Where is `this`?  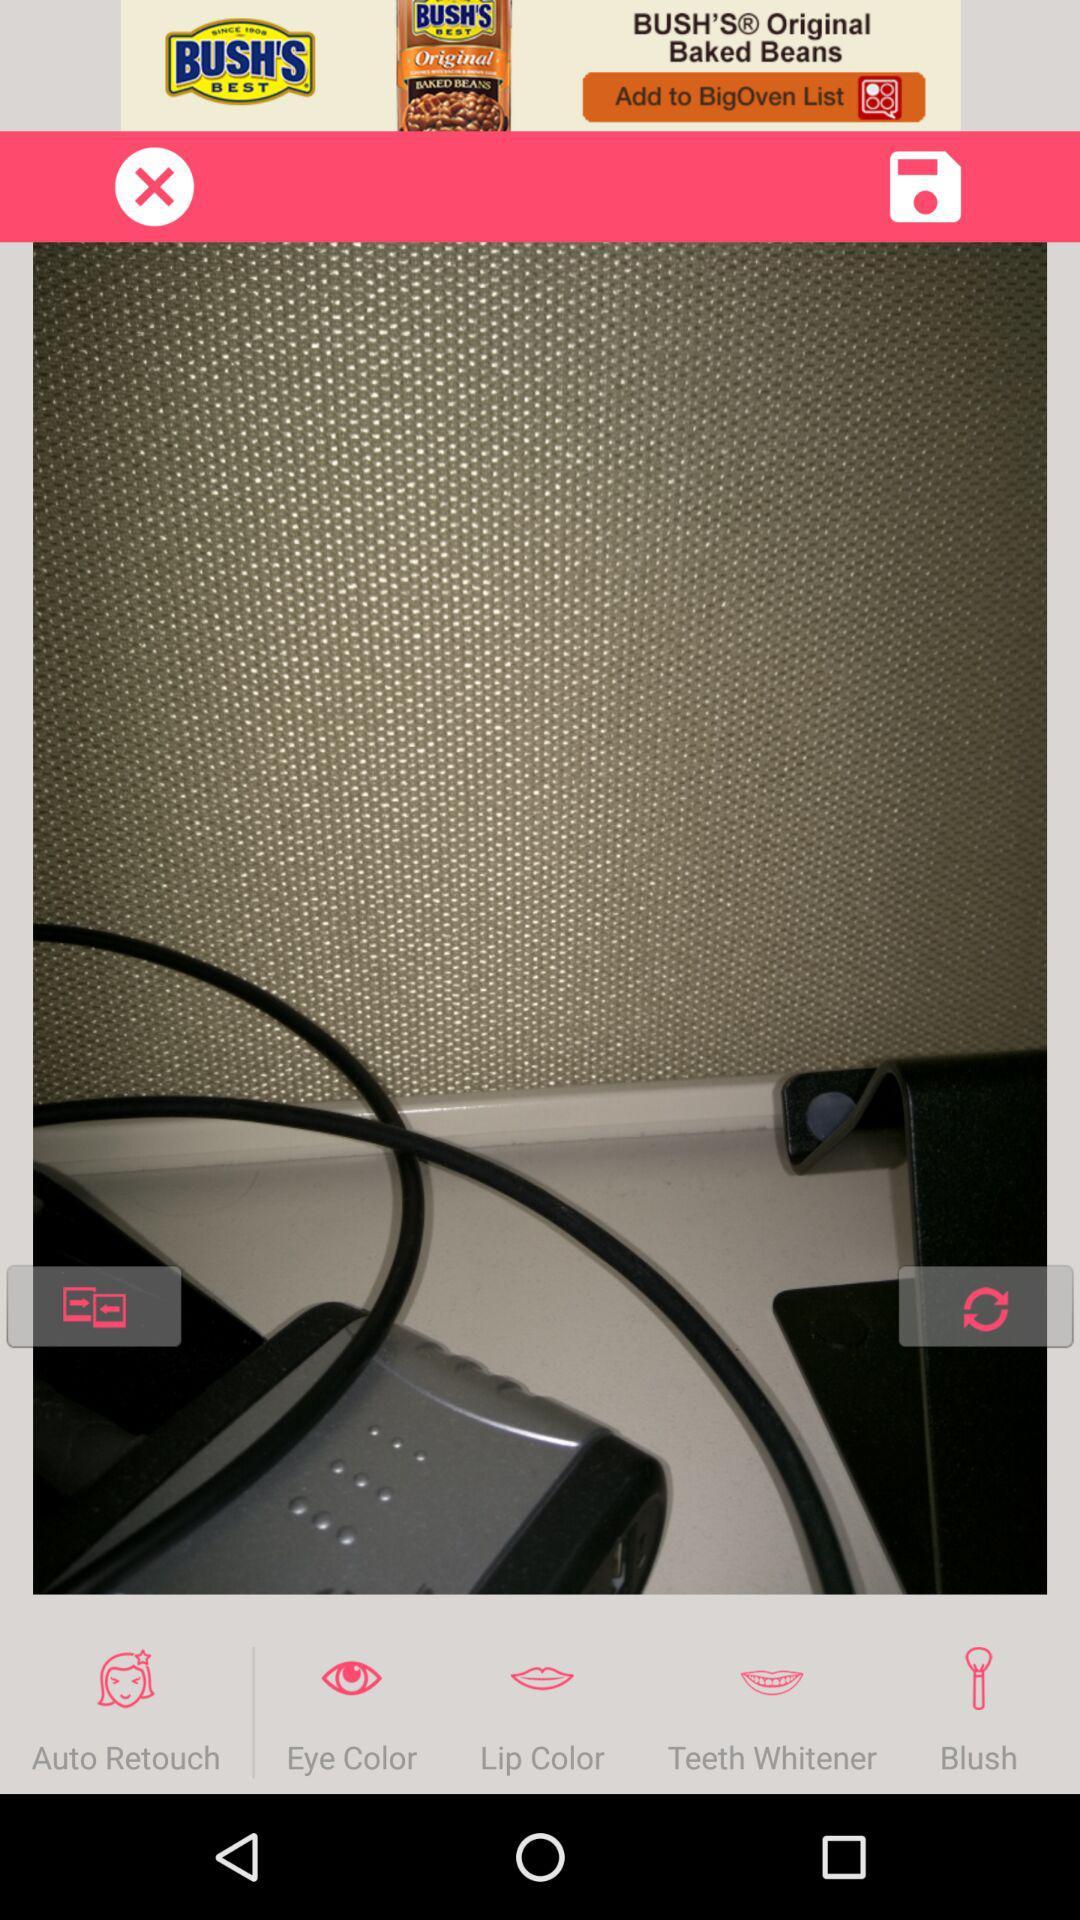 this is located at coordinates (925, 186).